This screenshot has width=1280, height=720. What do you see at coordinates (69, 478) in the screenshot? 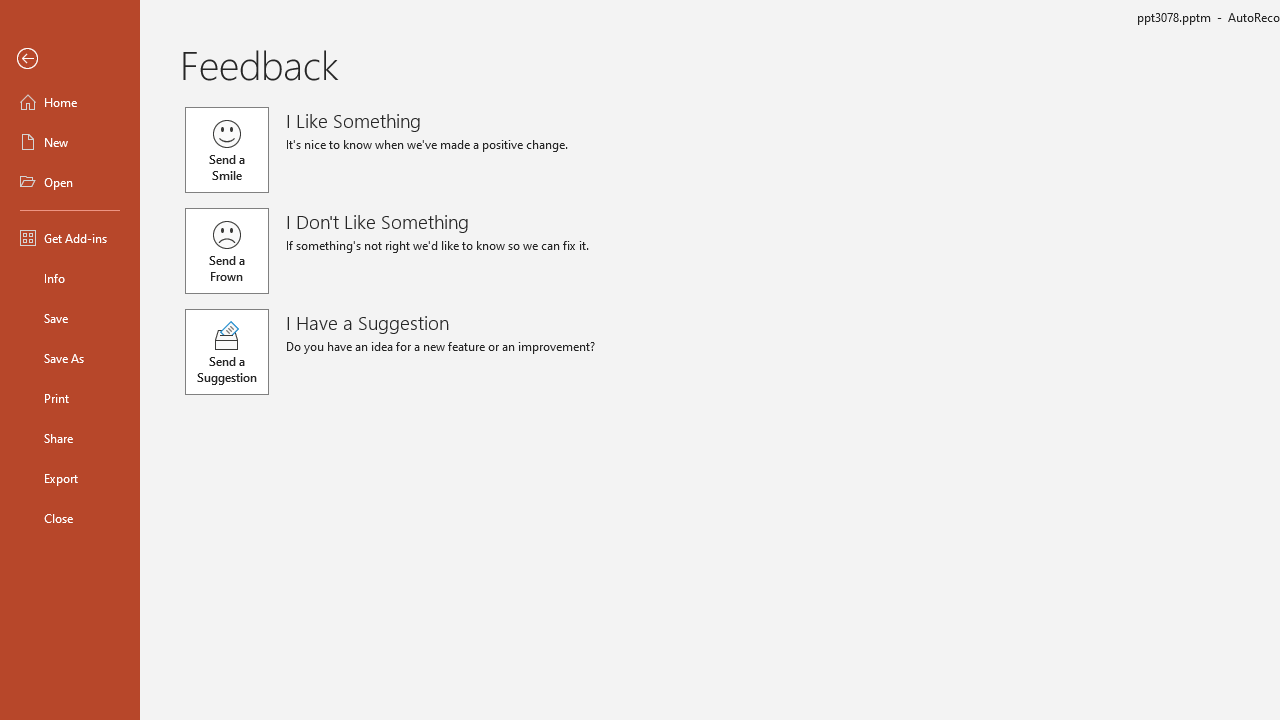
I see `'Export'` at bounding box center [69, 478].